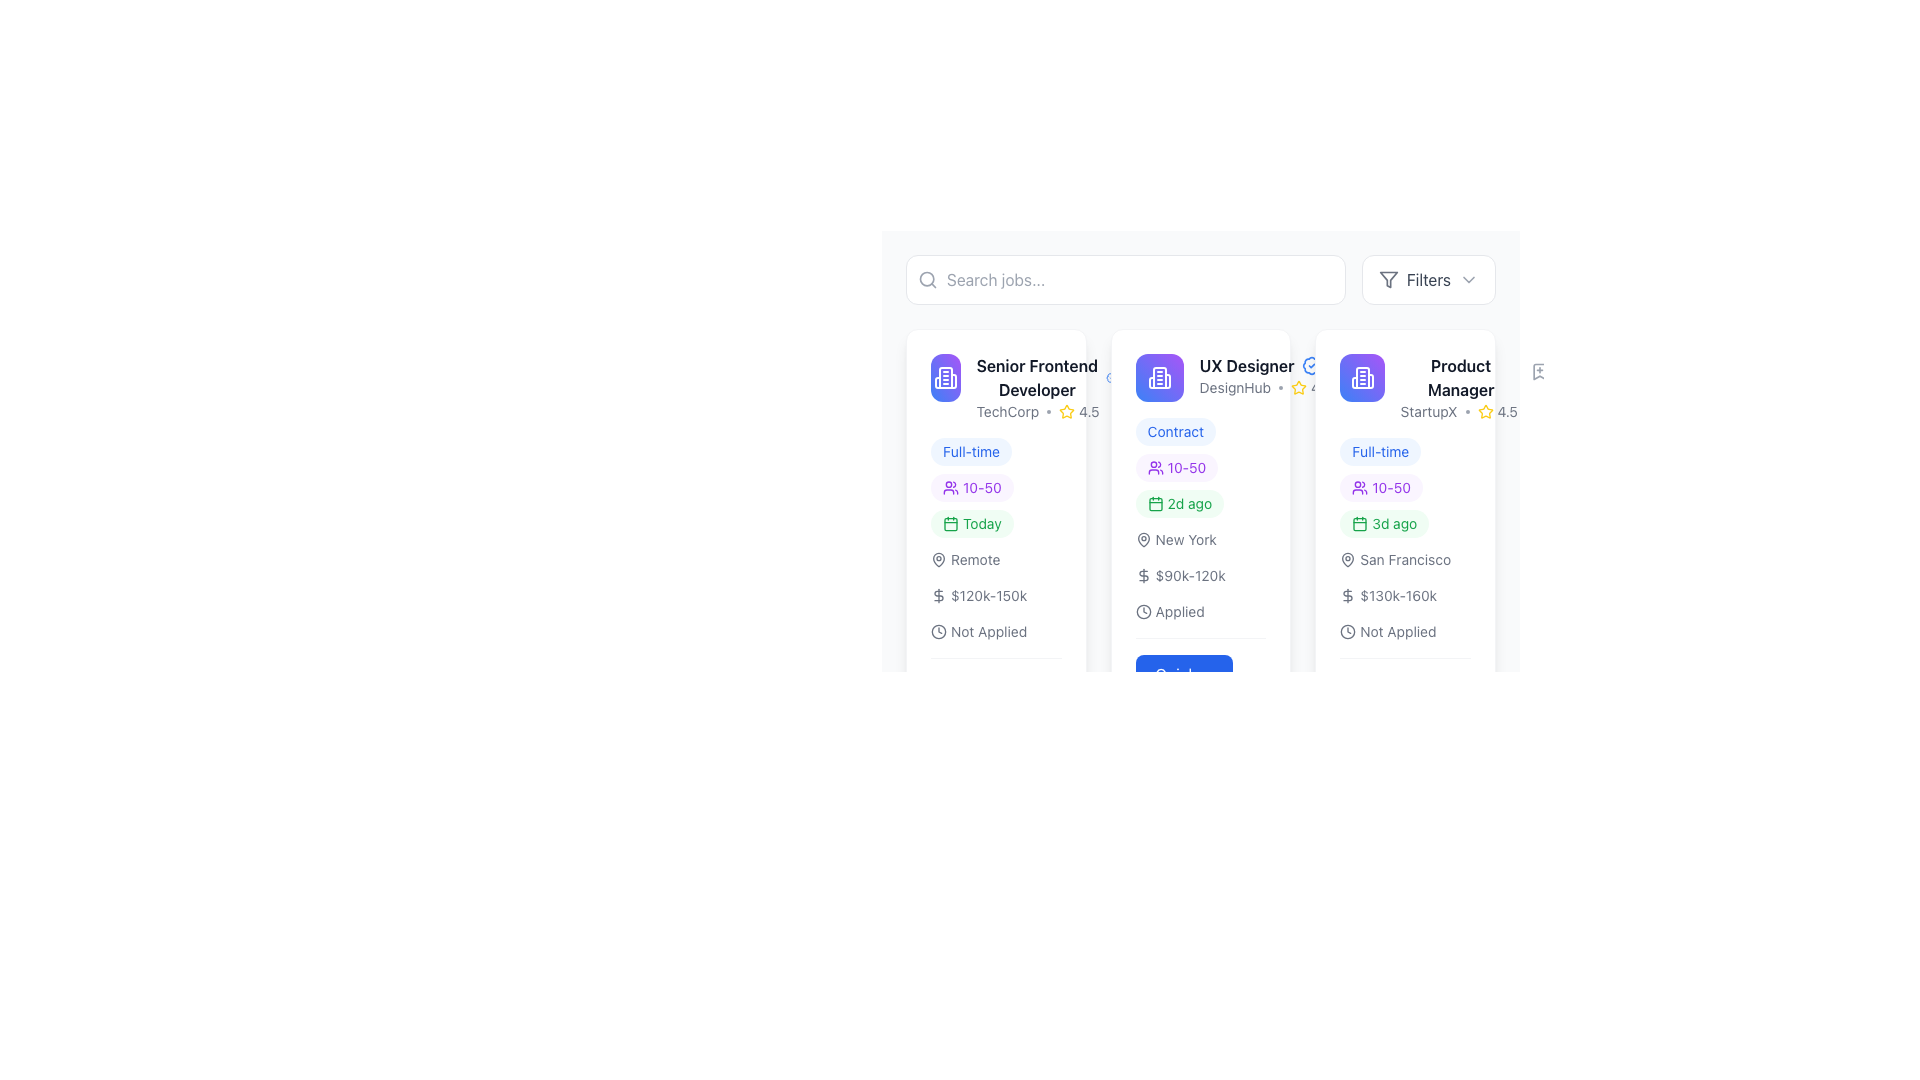  What do you see at coordinates (996, 488) in the screenshot?
I see `the text badge displaying '10-50' styled with a purple background, located below the 'Full-time' badge, to view its details` at bounding box center [996, 488].